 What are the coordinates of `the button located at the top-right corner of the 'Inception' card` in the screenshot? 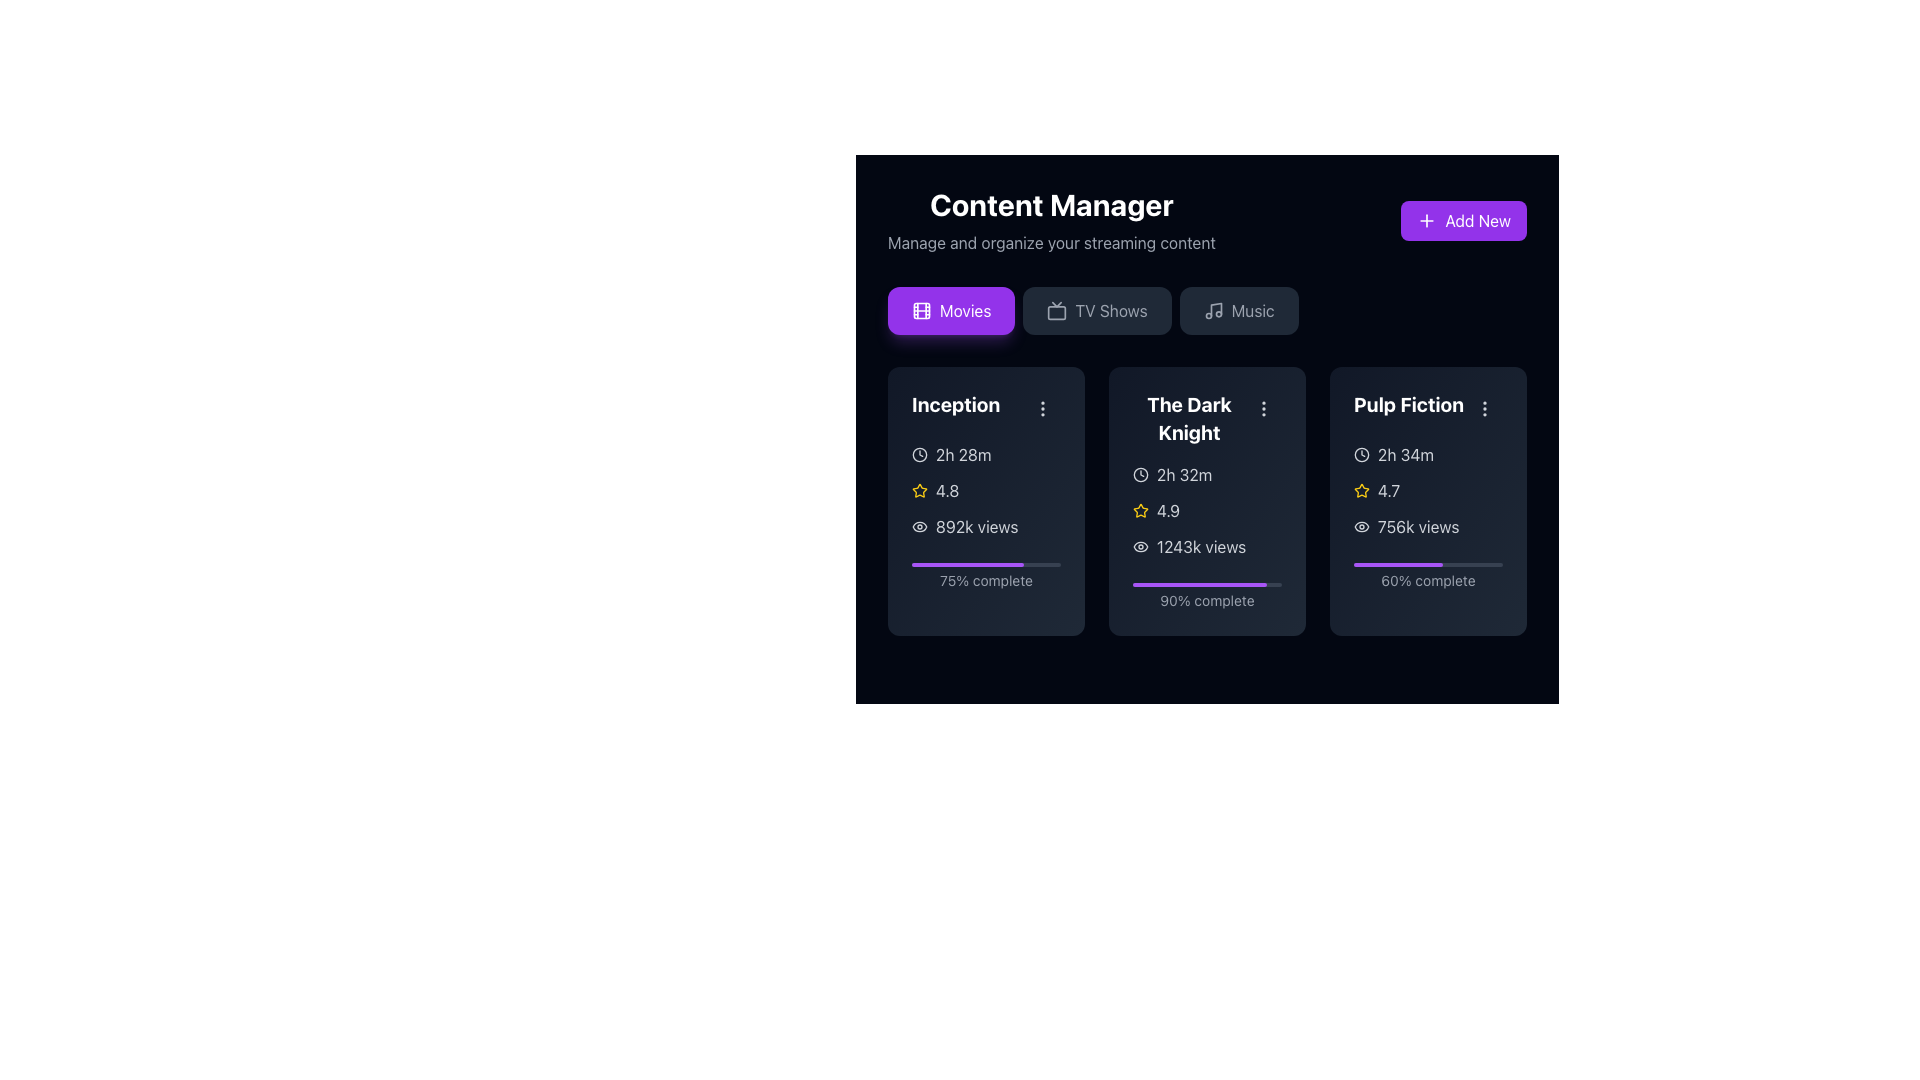 It's located at (1041, 407).